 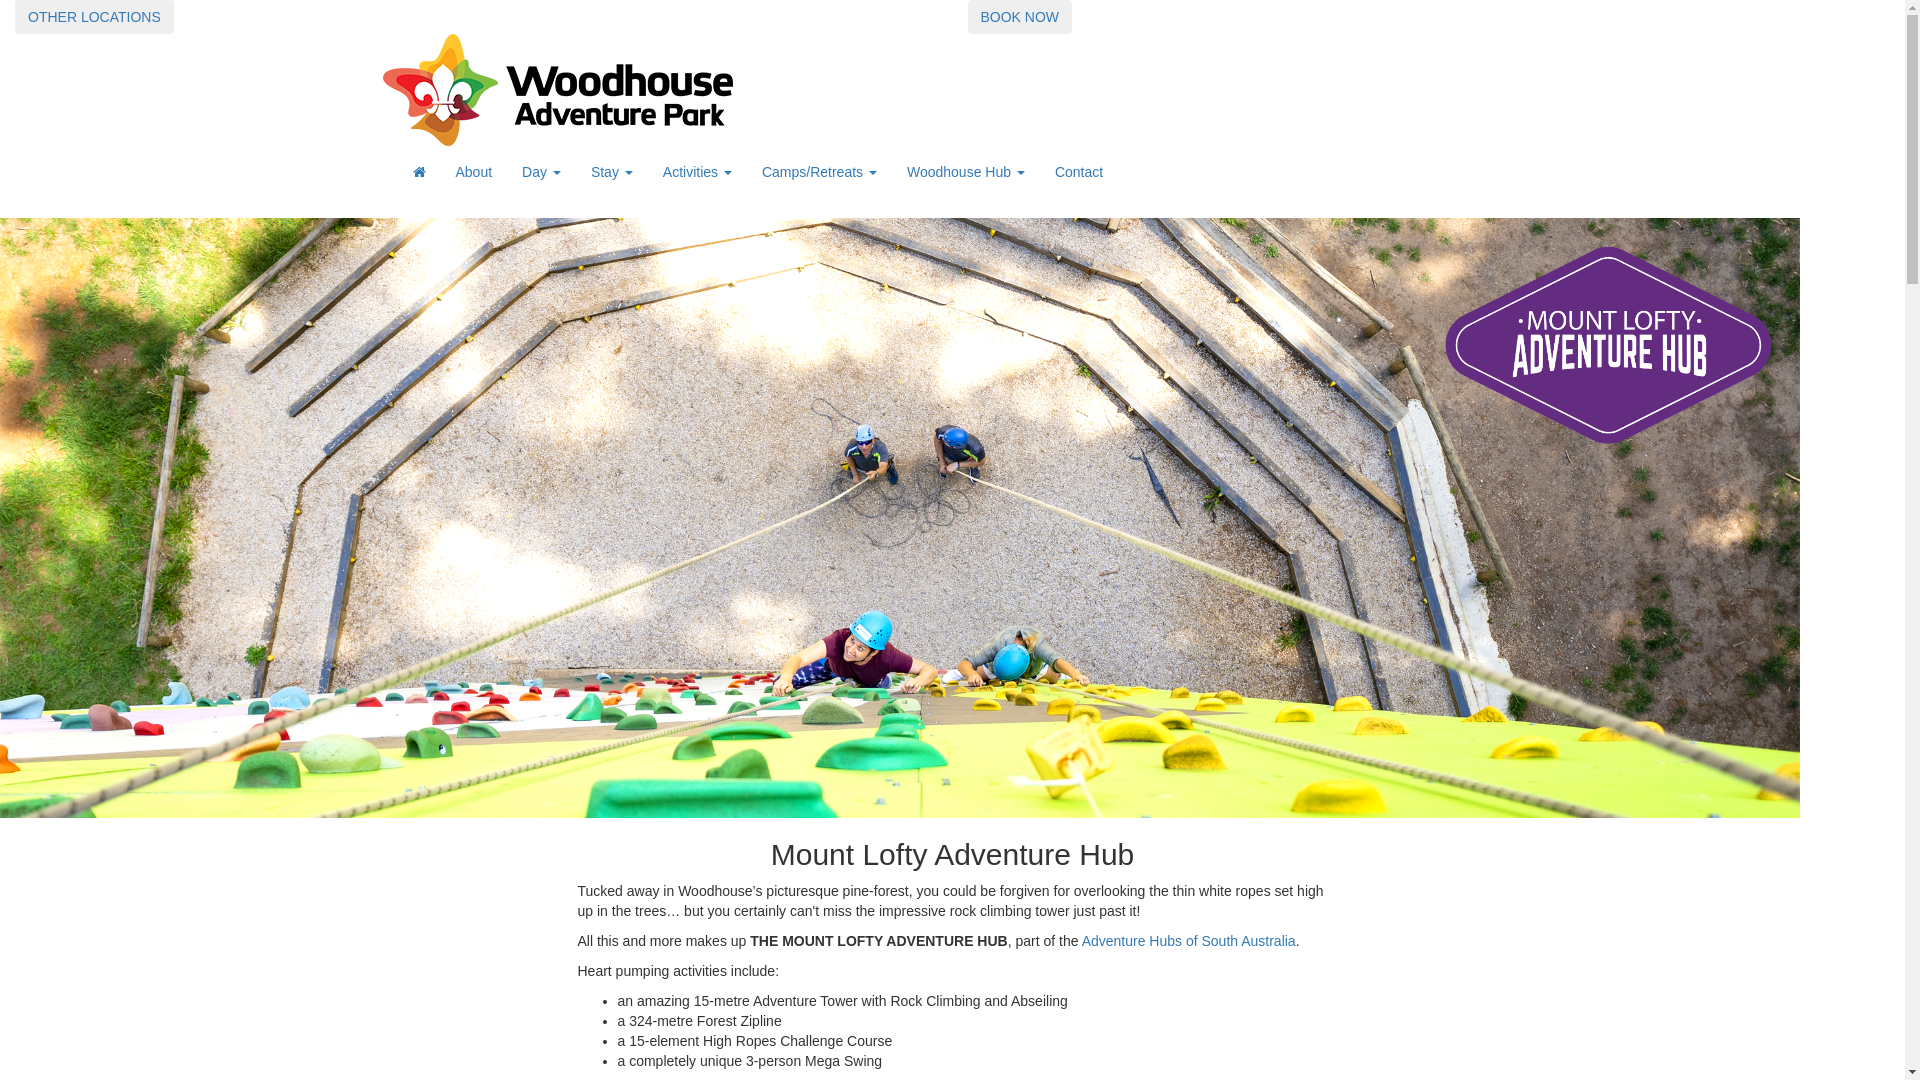 I want to click on 'BOOK NOW', so click(x=968, y=15).